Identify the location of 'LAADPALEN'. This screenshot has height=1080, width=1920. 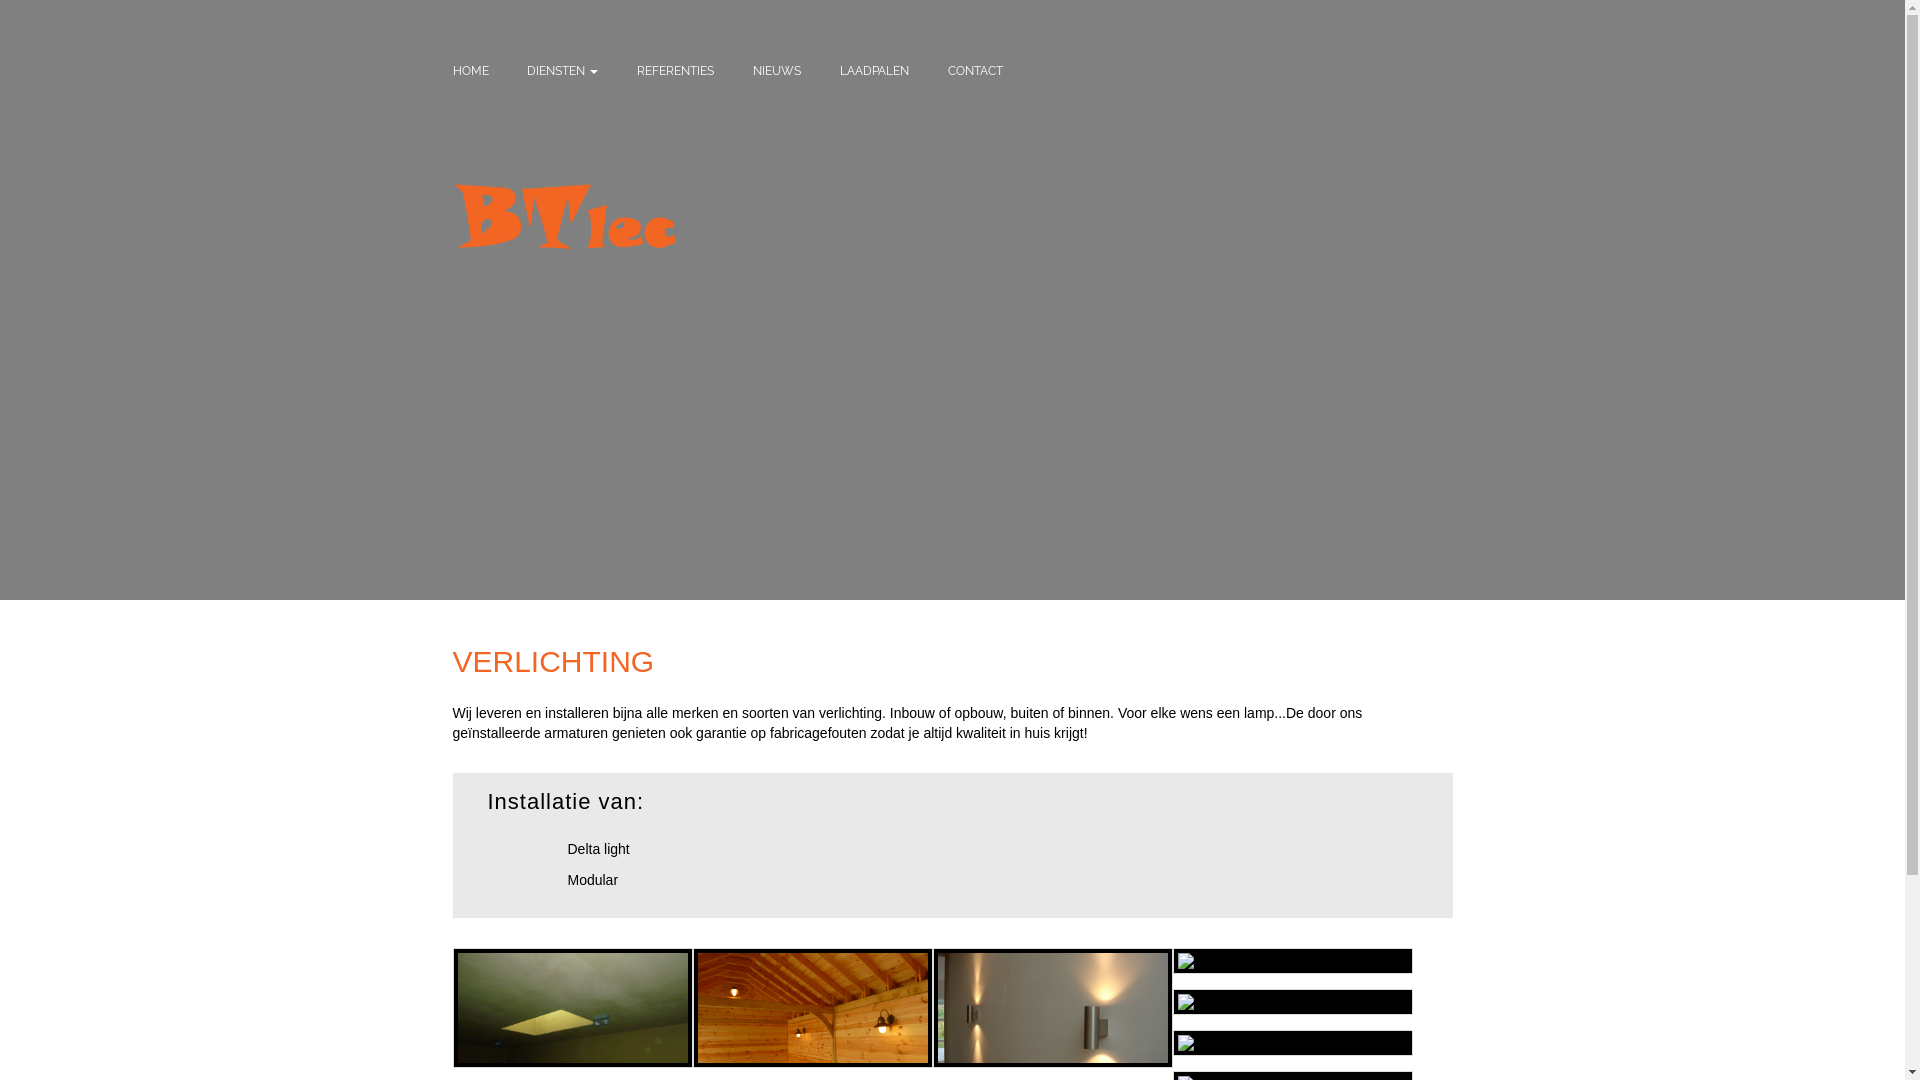
(874, 69).